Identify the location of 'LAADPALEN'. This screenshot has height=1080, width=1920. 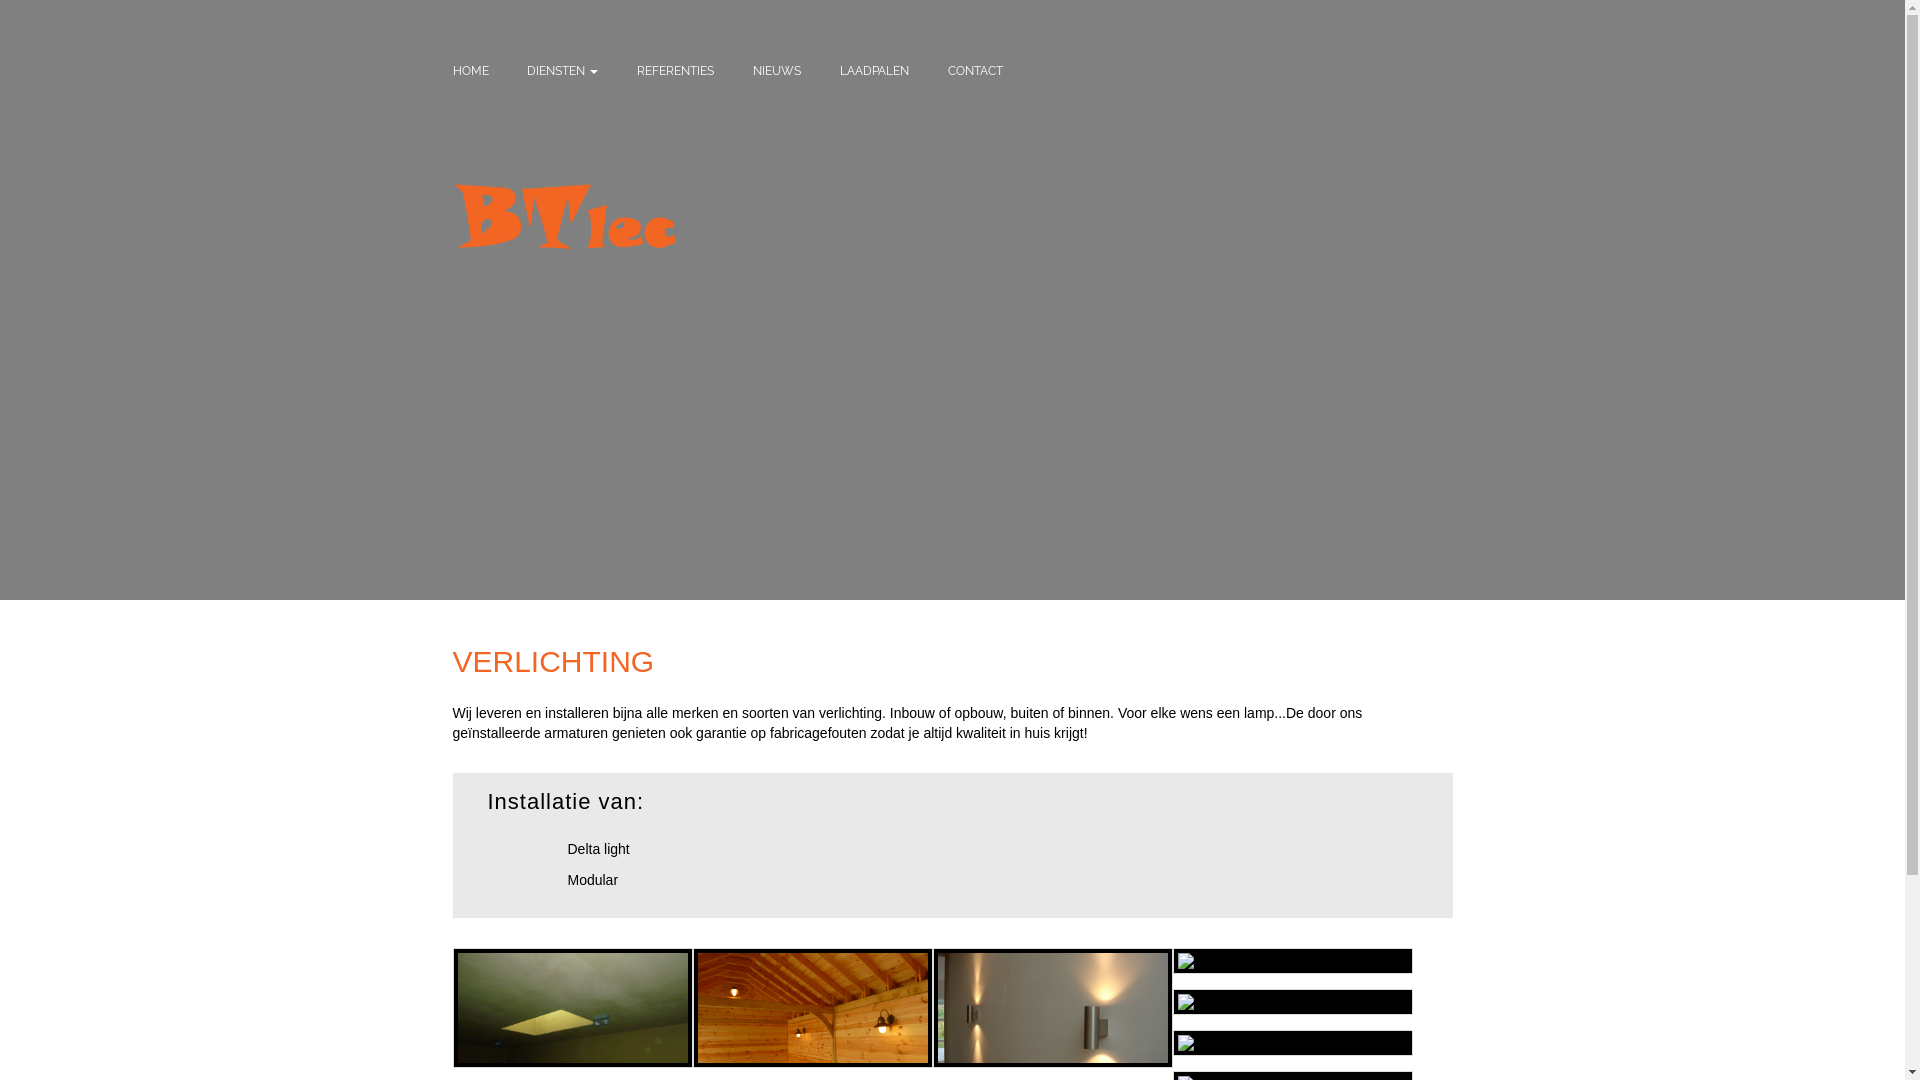
(874, 69).